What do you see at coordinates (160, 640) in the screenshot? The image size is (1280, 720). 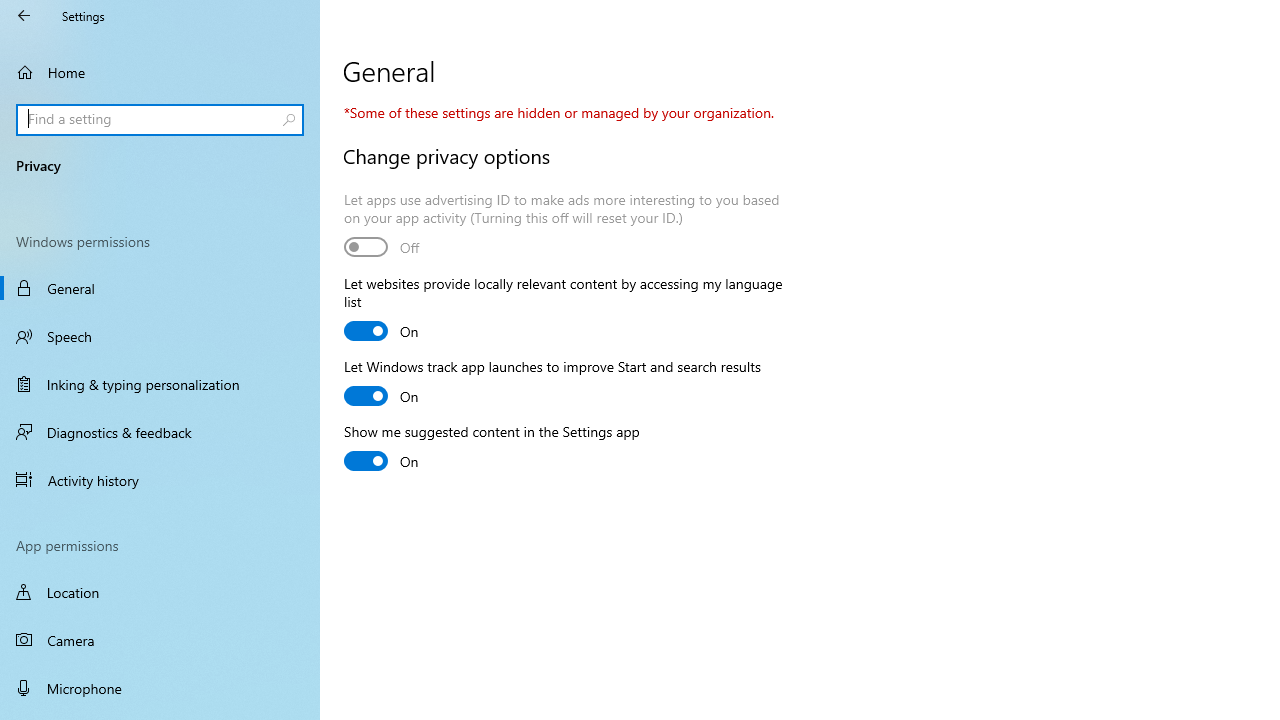 I see `'Camera'` at bounding box center [160, 640].